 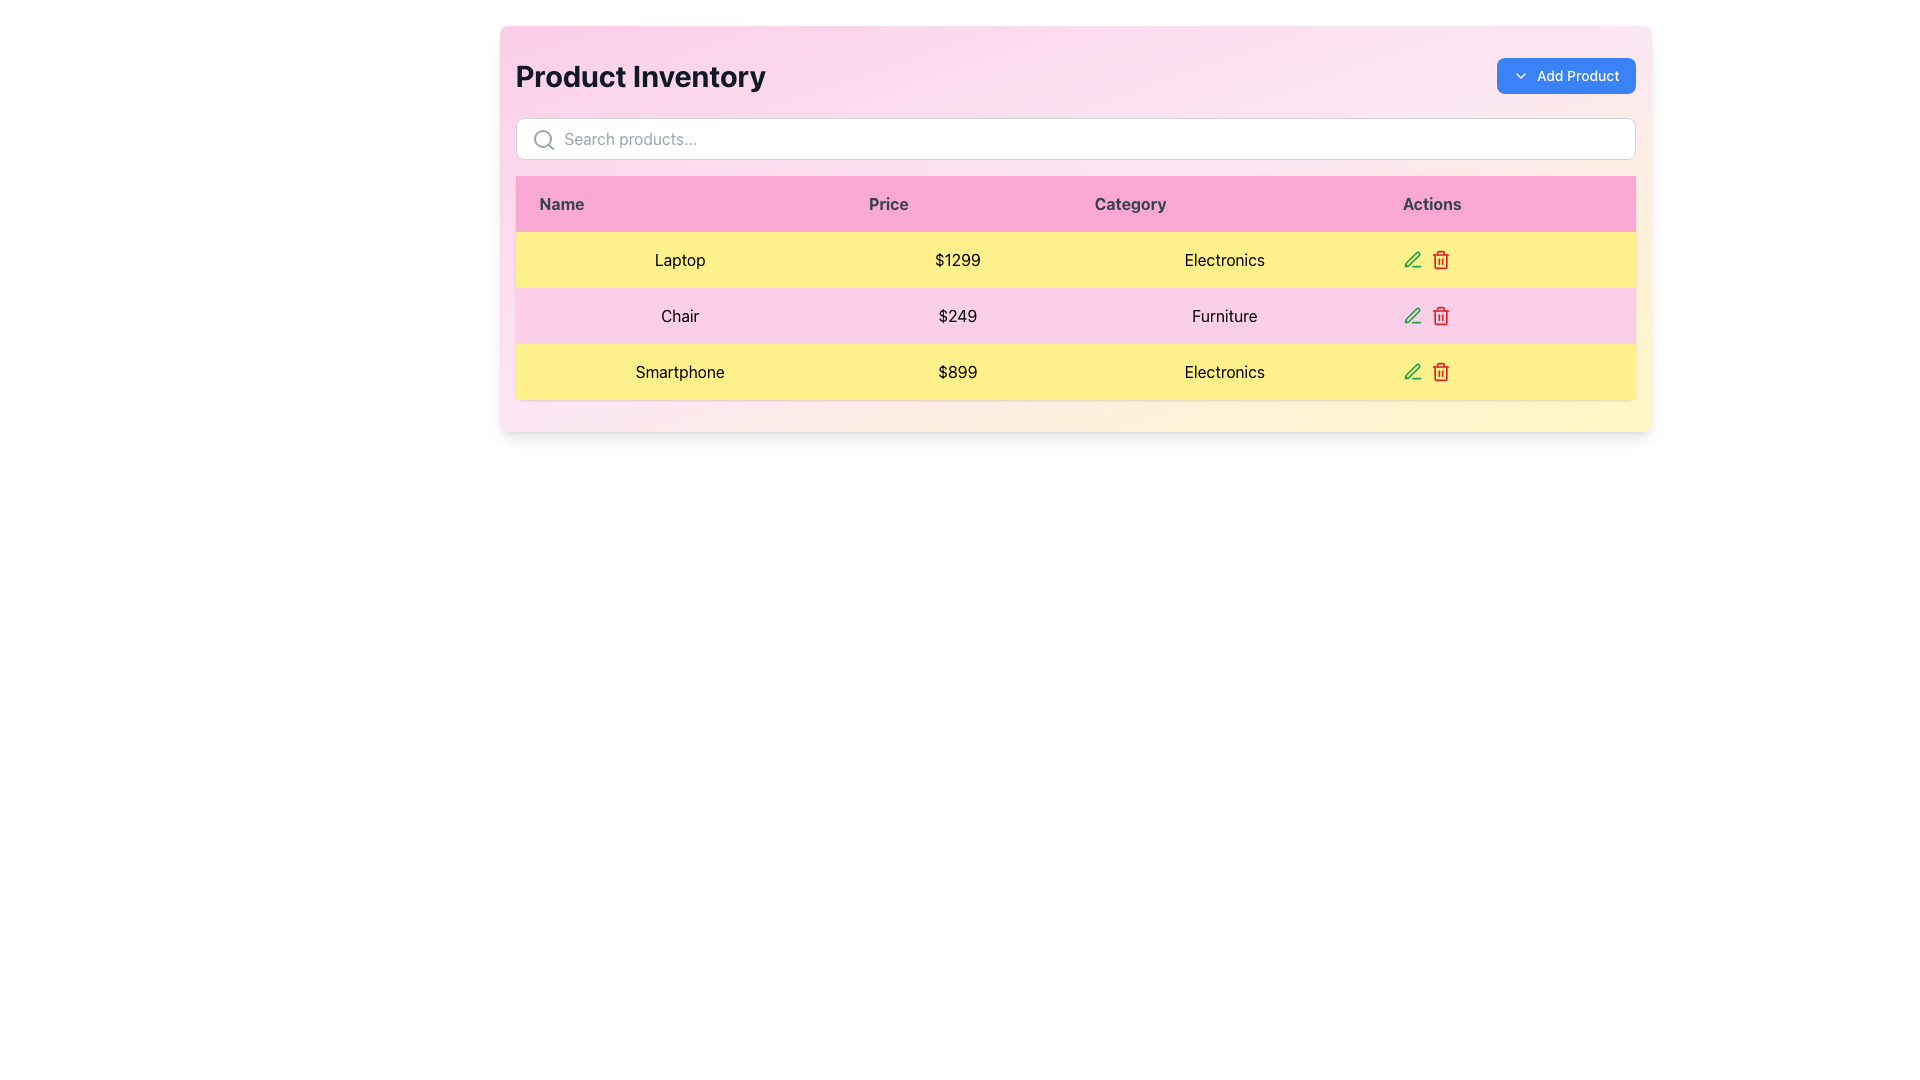 I want to click on the green pen icon in the 'Actions' column of the first row of the table, so click(x=1411, y=315).